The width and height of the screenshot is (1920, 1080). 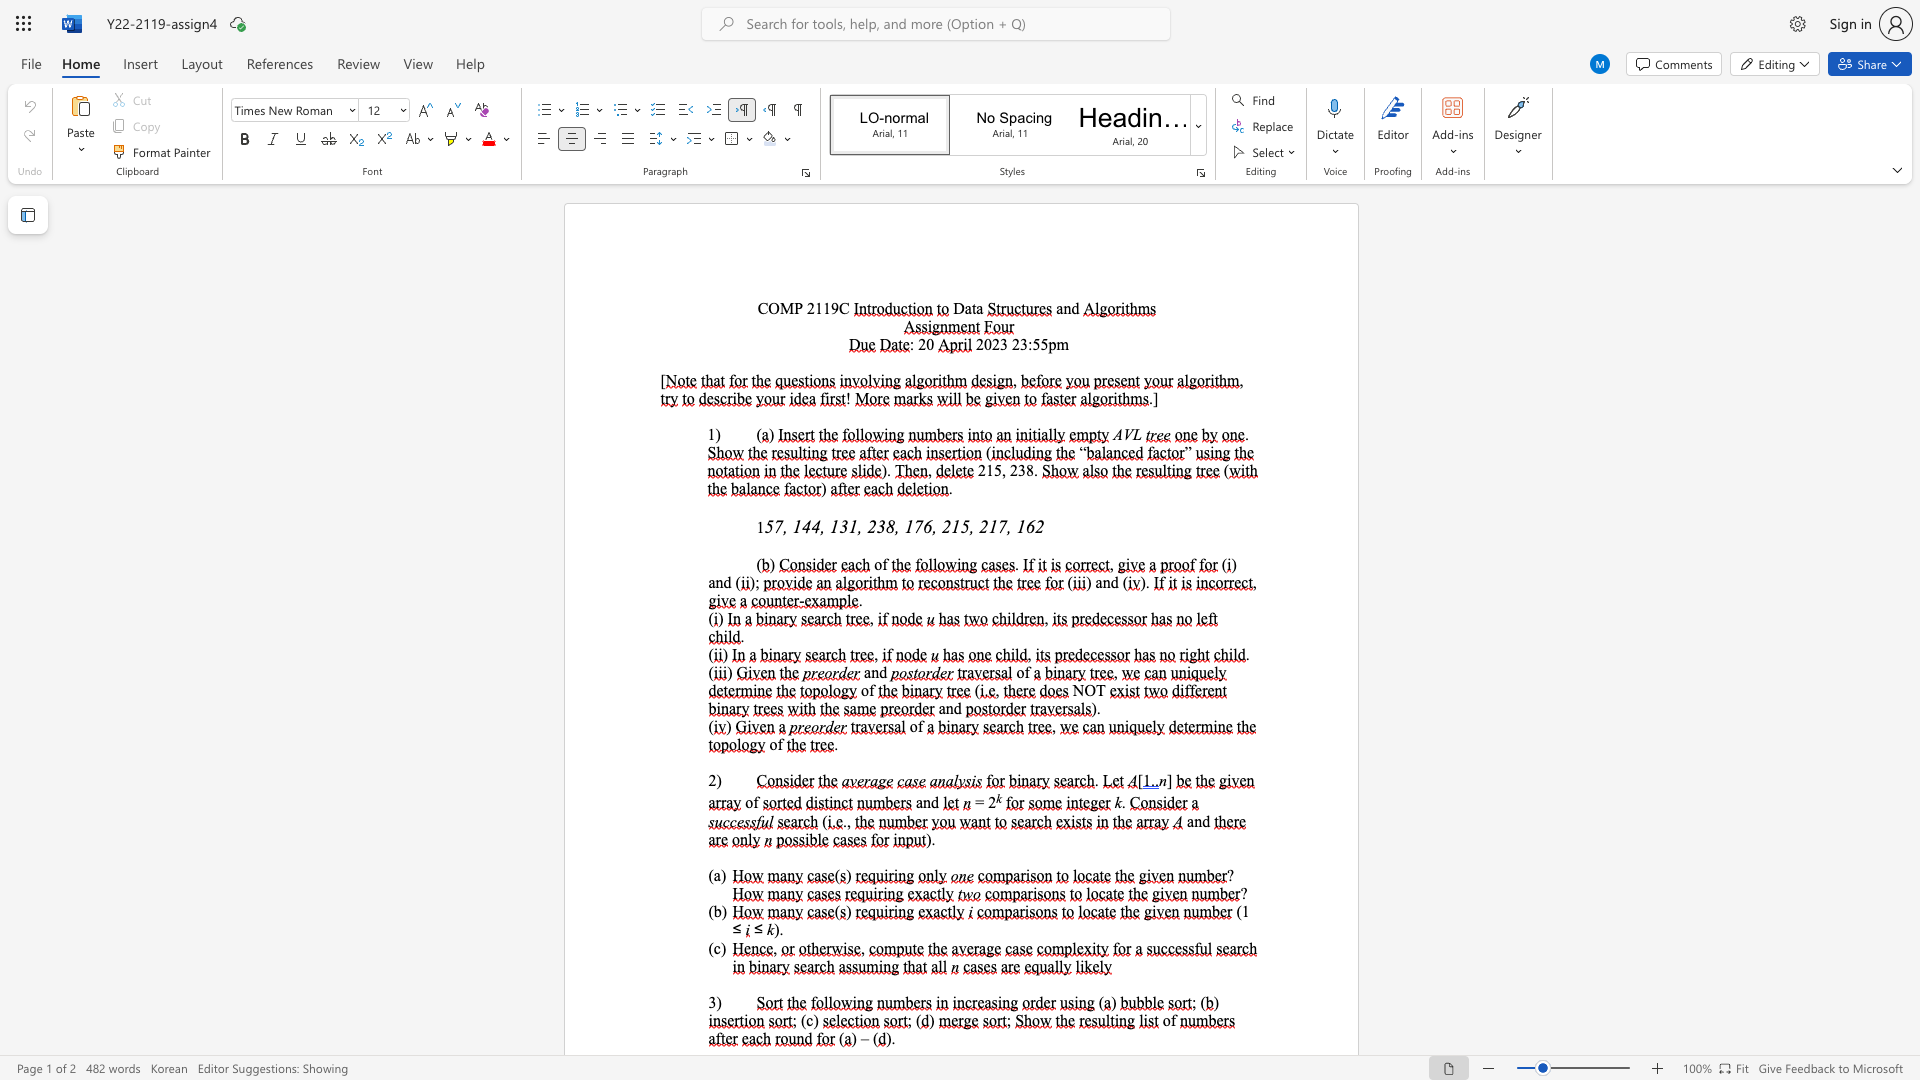 I want to click on the subset text "44, 131, 238" within the text "57, 144, 131, 238, 176, 215, 217, 162", so click(x=801, y=525).